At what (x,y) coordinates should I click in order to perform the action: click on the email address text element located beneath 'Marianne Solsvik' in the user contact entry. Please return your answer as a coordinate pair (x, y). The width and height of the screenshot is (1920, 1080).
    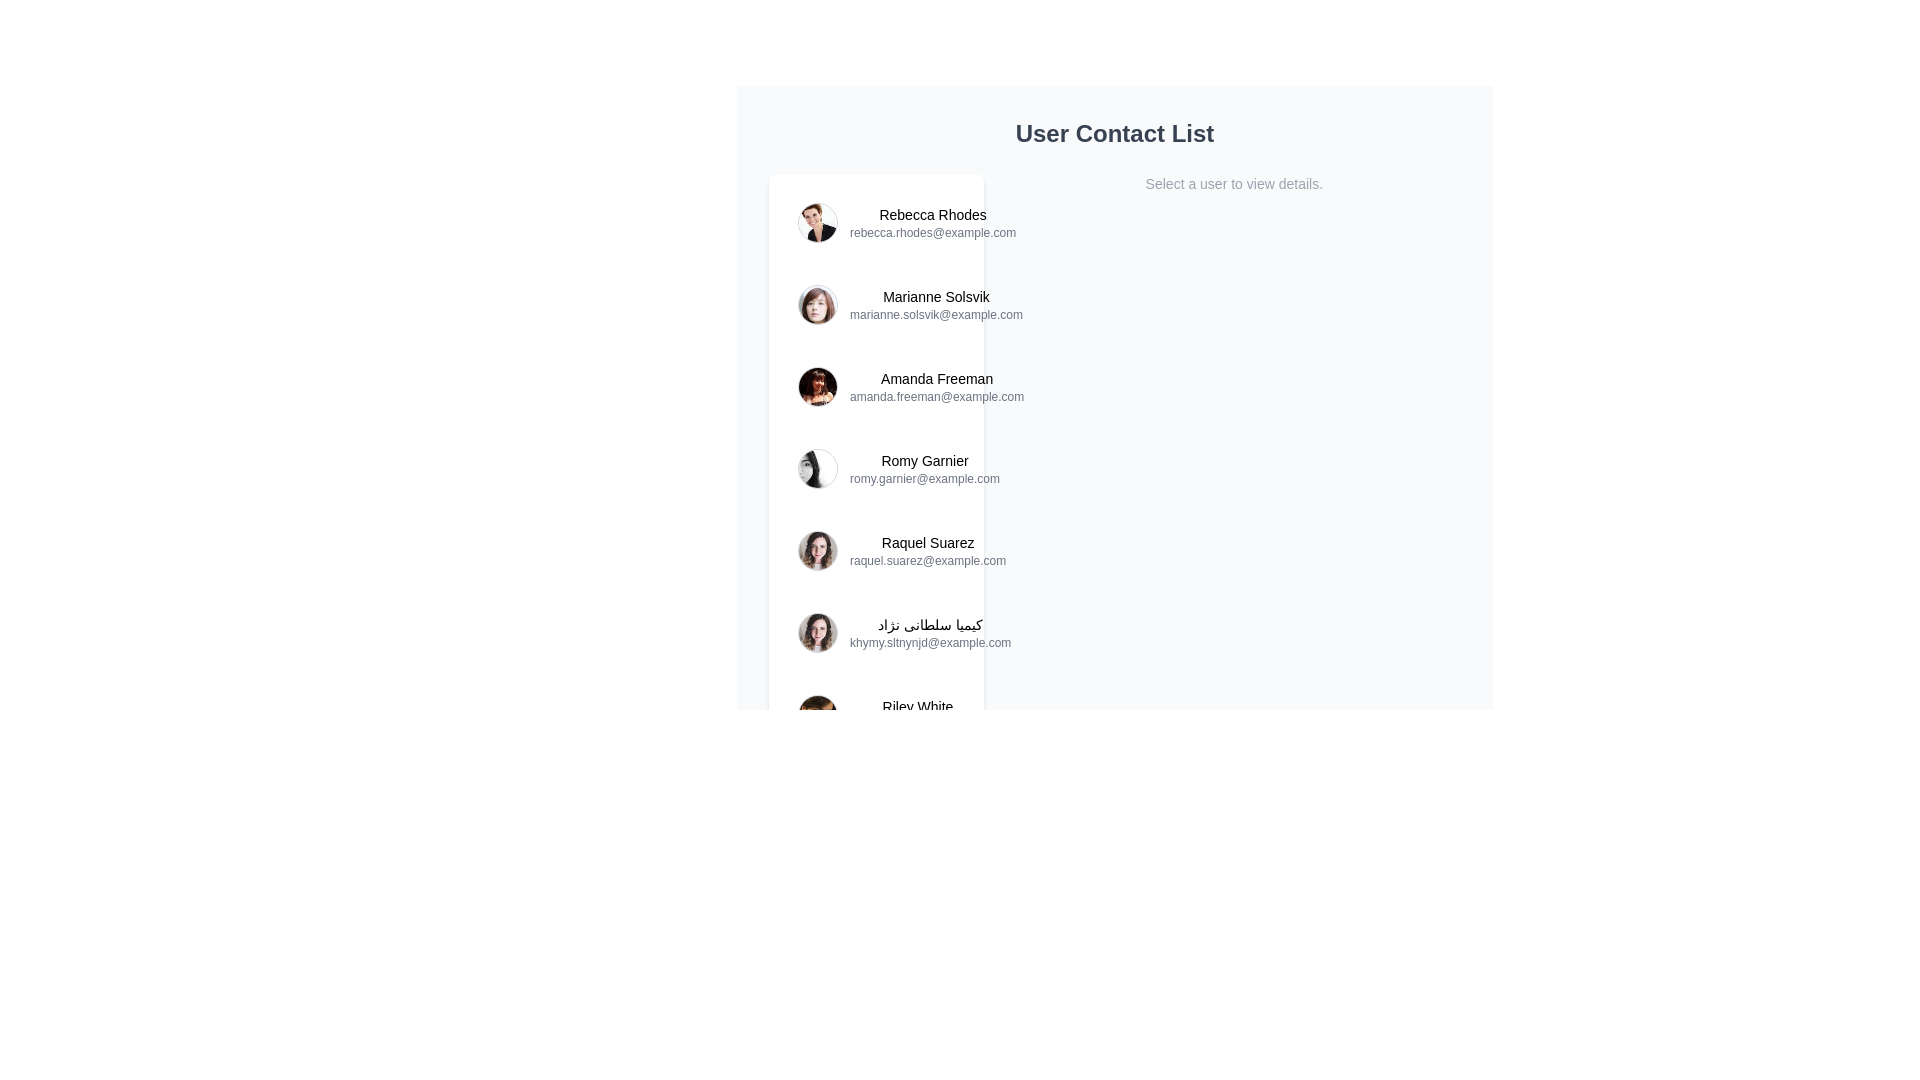
    Looking at the image, I should click on (935, 315).